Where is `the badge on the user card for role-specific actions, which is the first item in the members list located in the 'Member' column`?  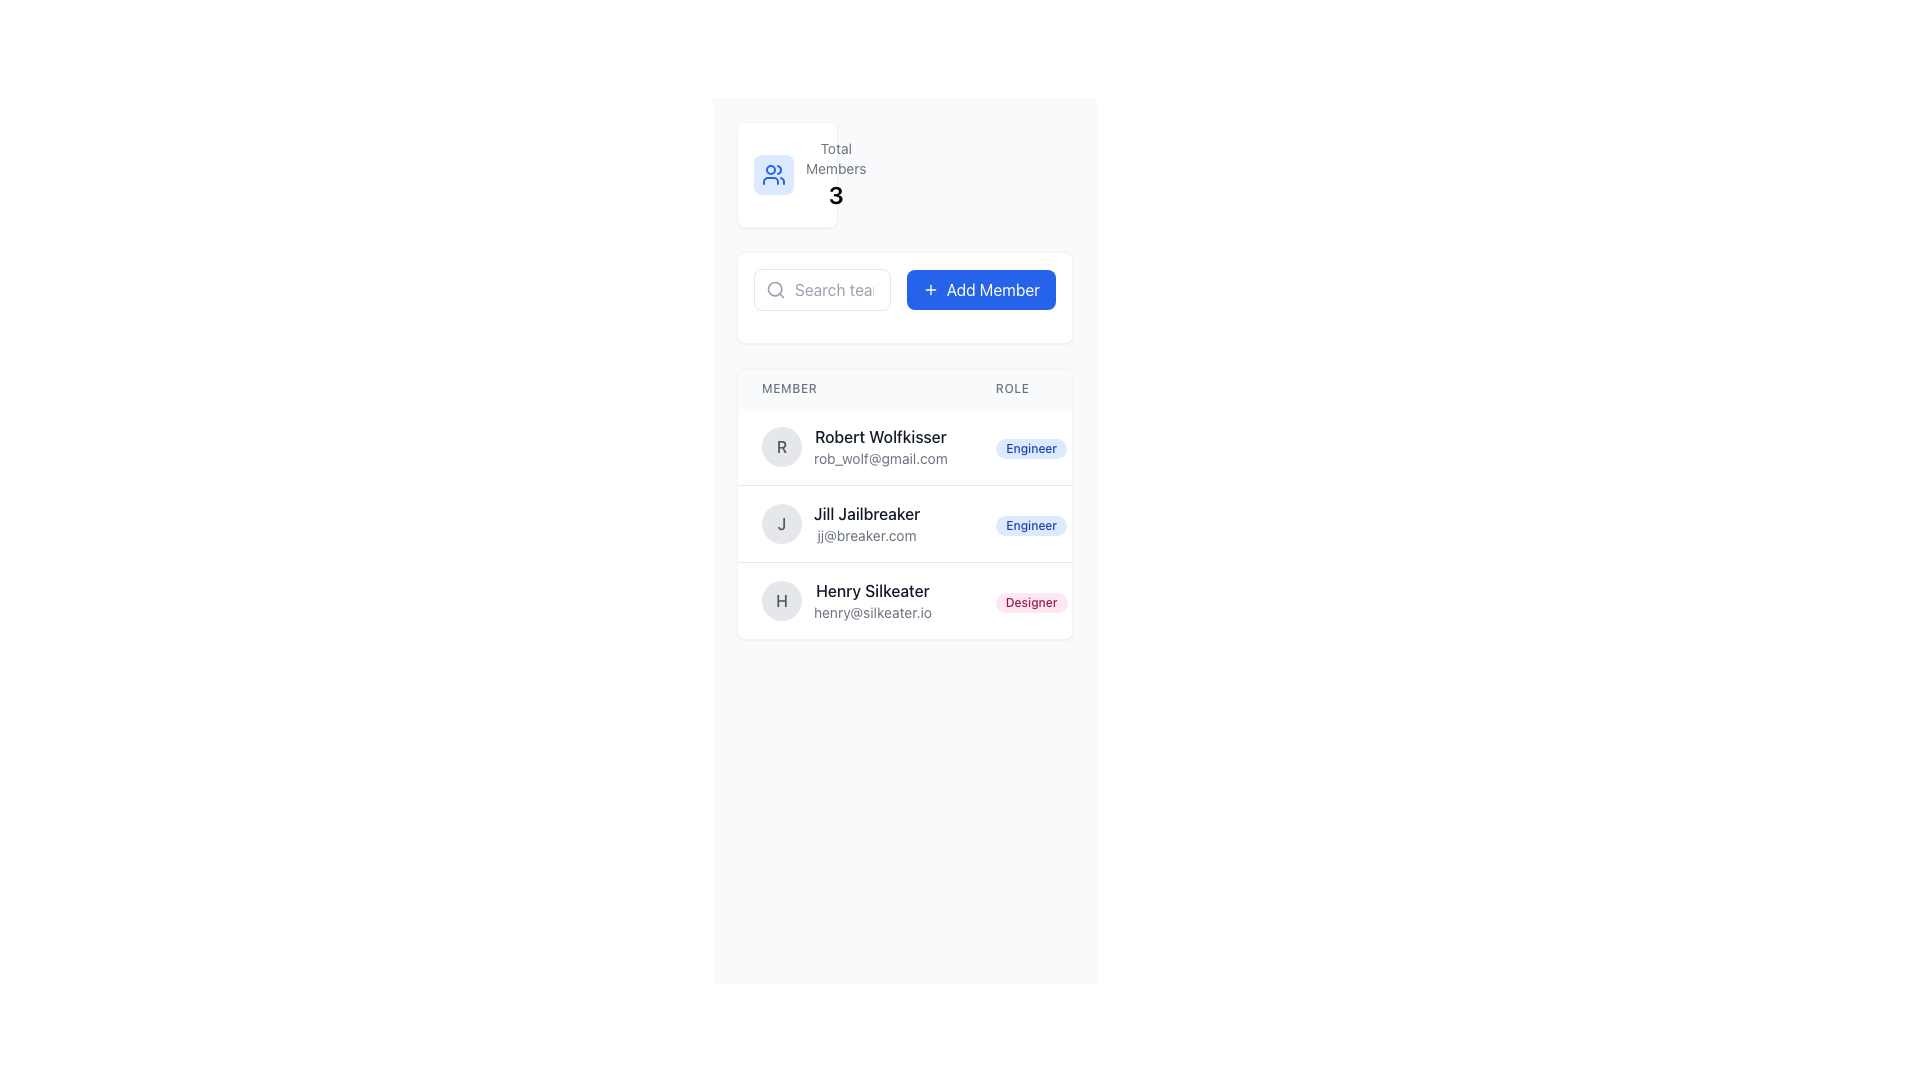
the badge on the user card for role-specific actions, which is the first item in the members list located in the 'Member' column is located at coordinates (1091, 446).